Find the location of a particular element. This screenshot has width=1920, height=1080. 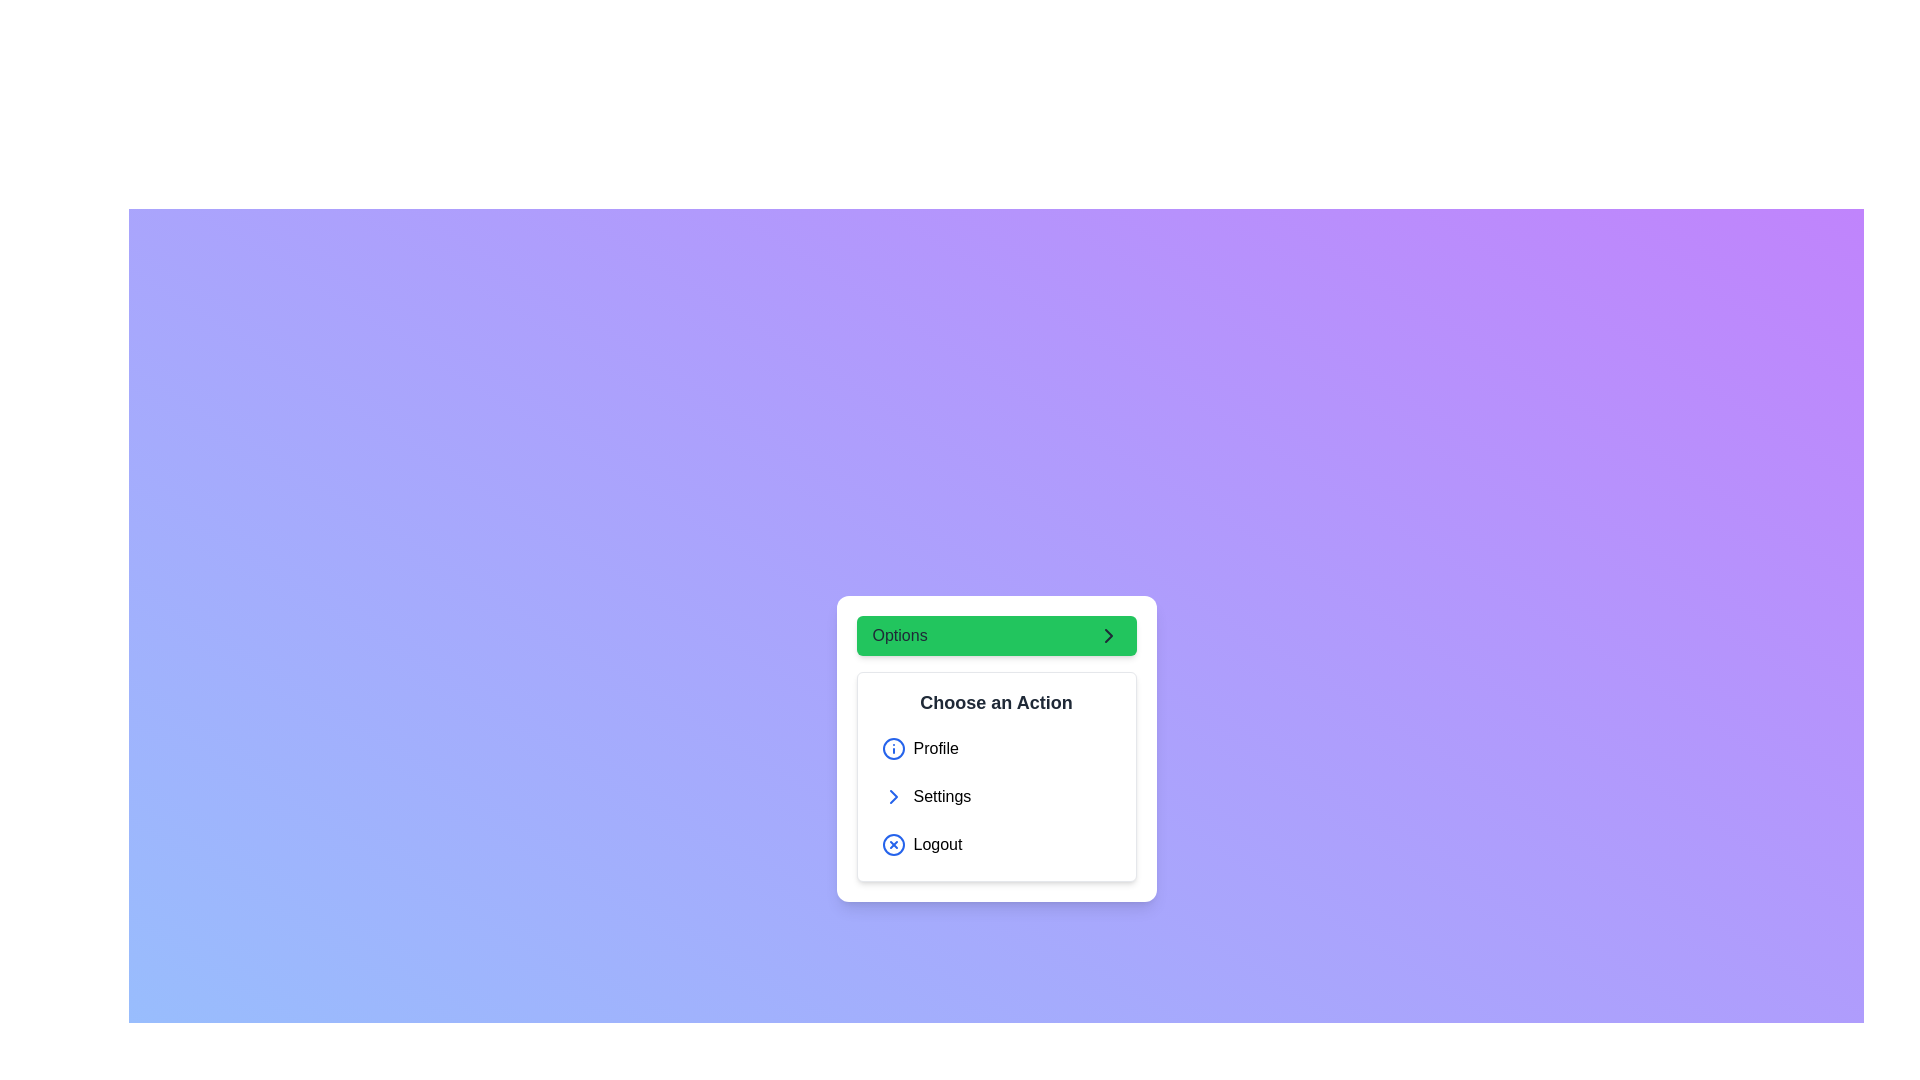

the 'Logout' button, which is the last item in a vertical list of buttons is located at coordinates (996, 844).